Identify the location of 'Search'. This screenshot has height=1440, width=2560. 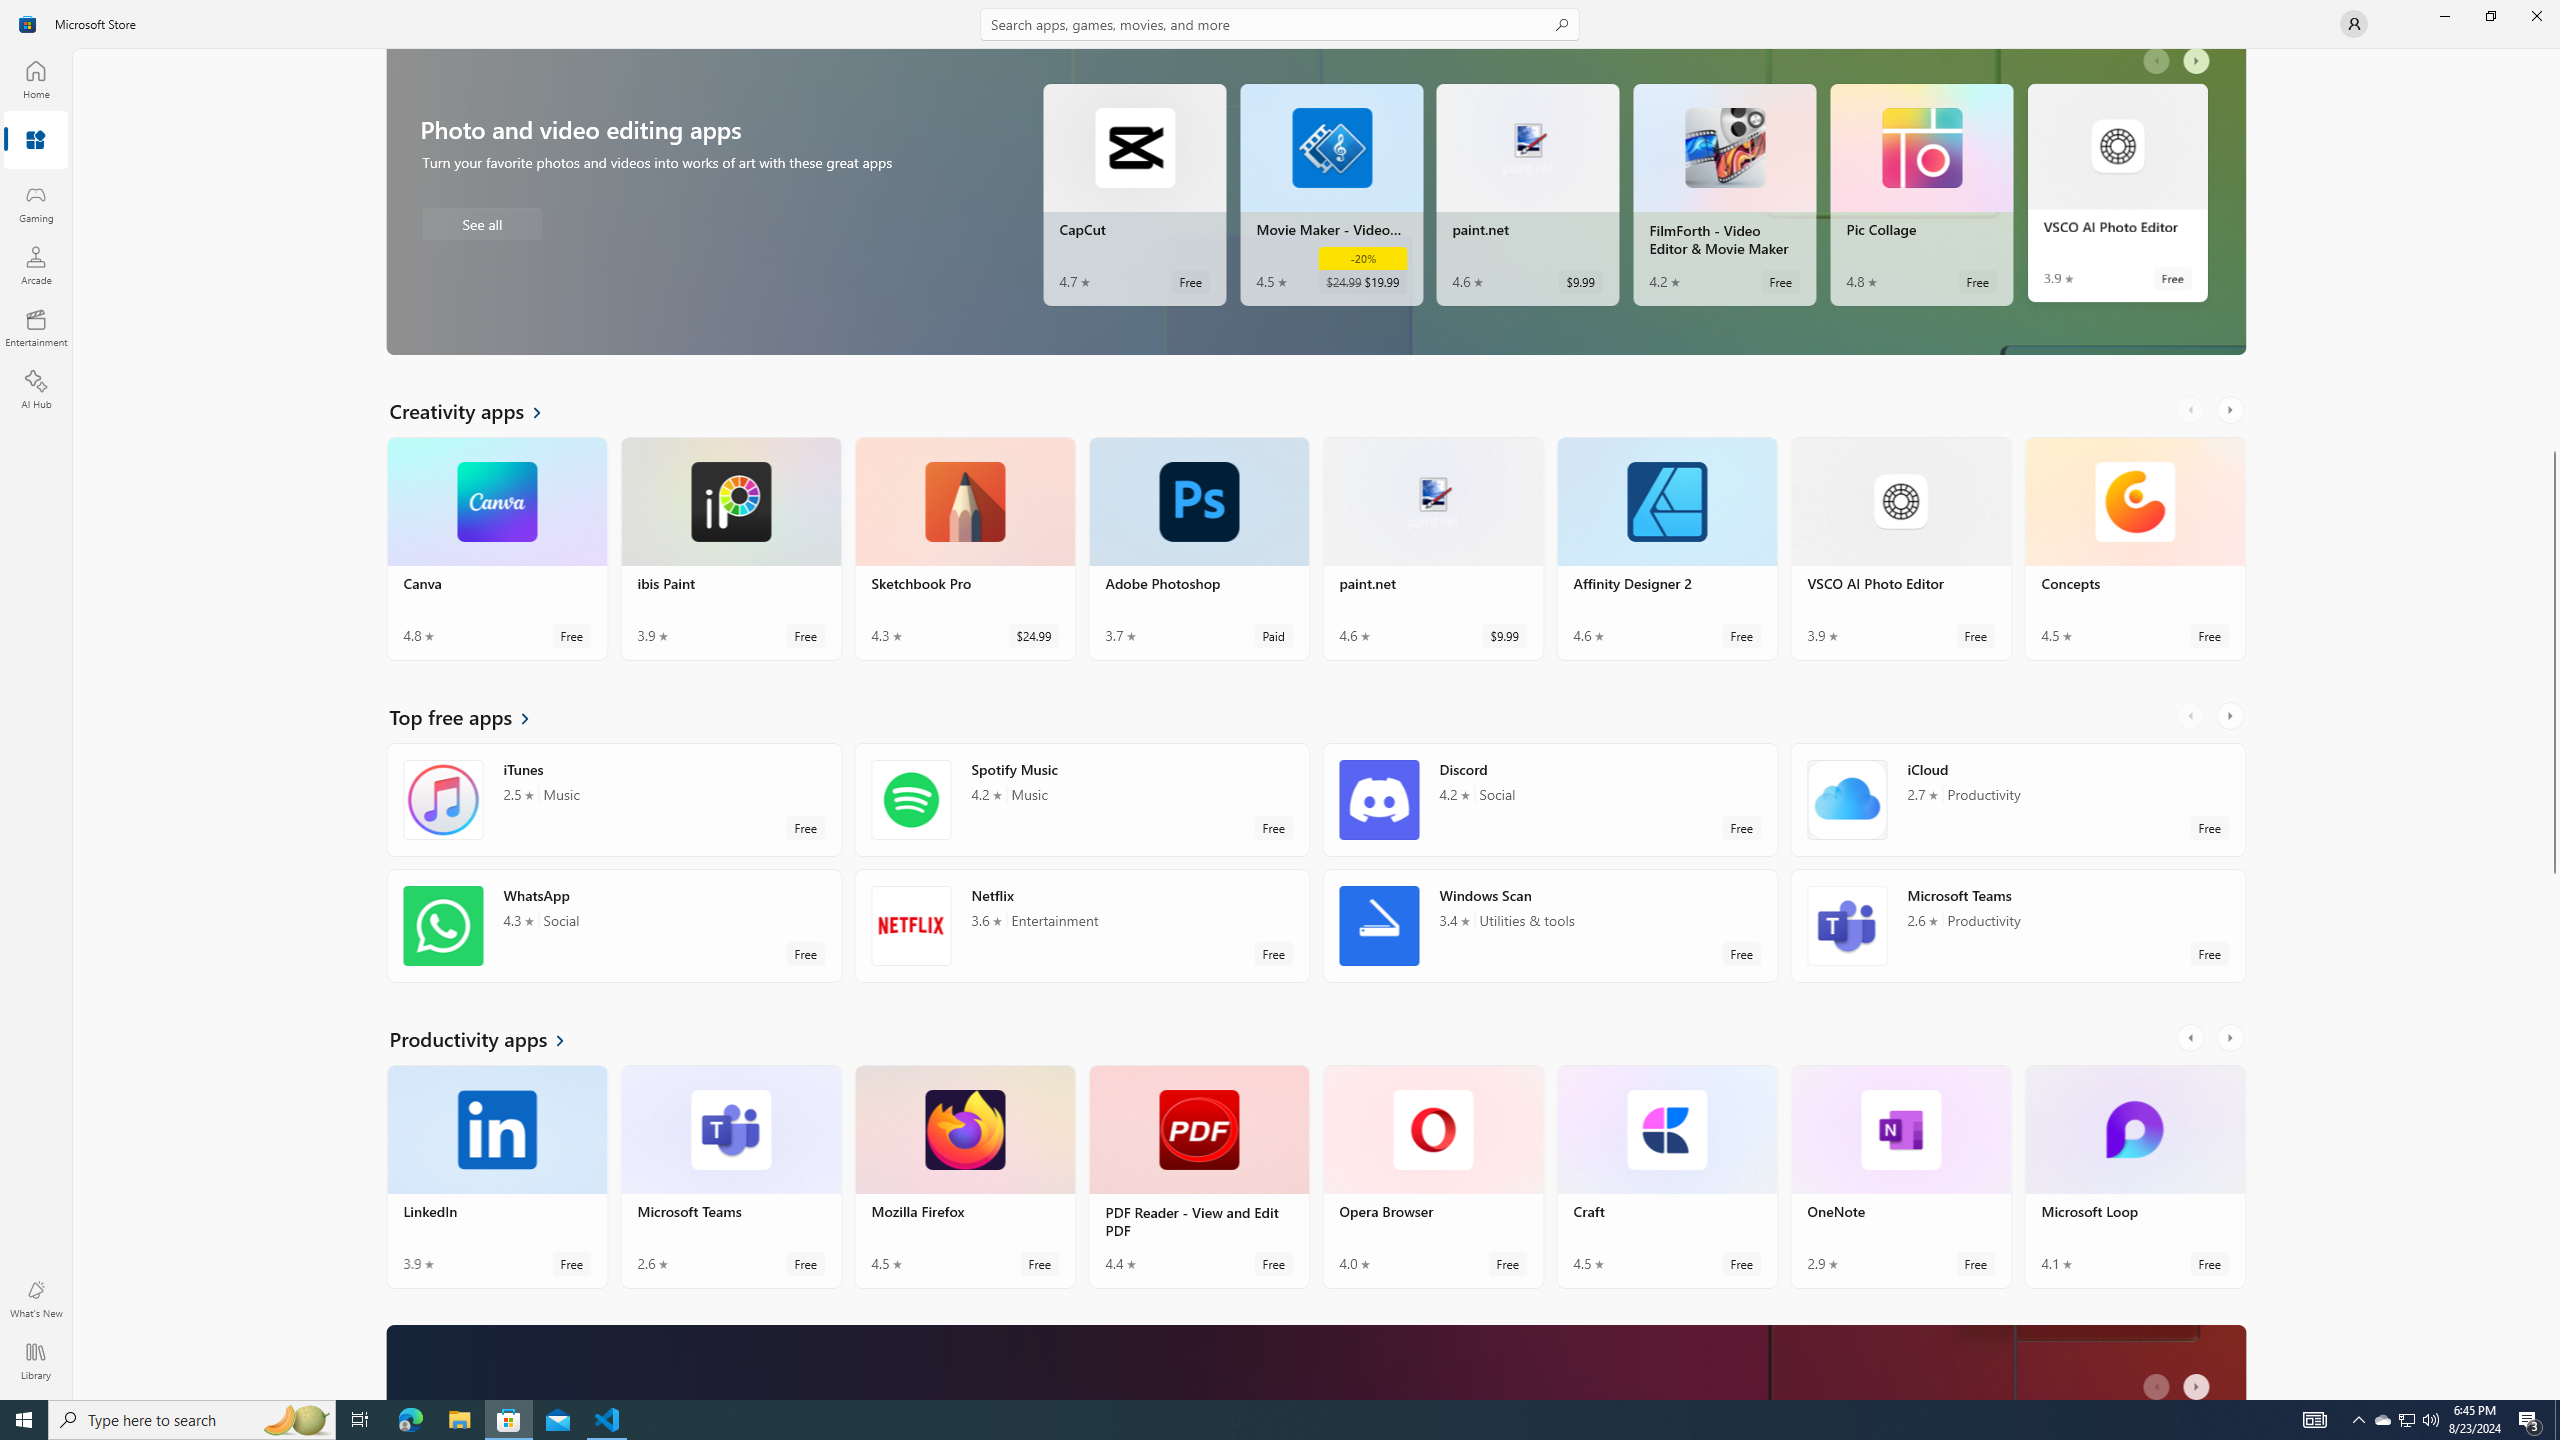
(1280, 23).